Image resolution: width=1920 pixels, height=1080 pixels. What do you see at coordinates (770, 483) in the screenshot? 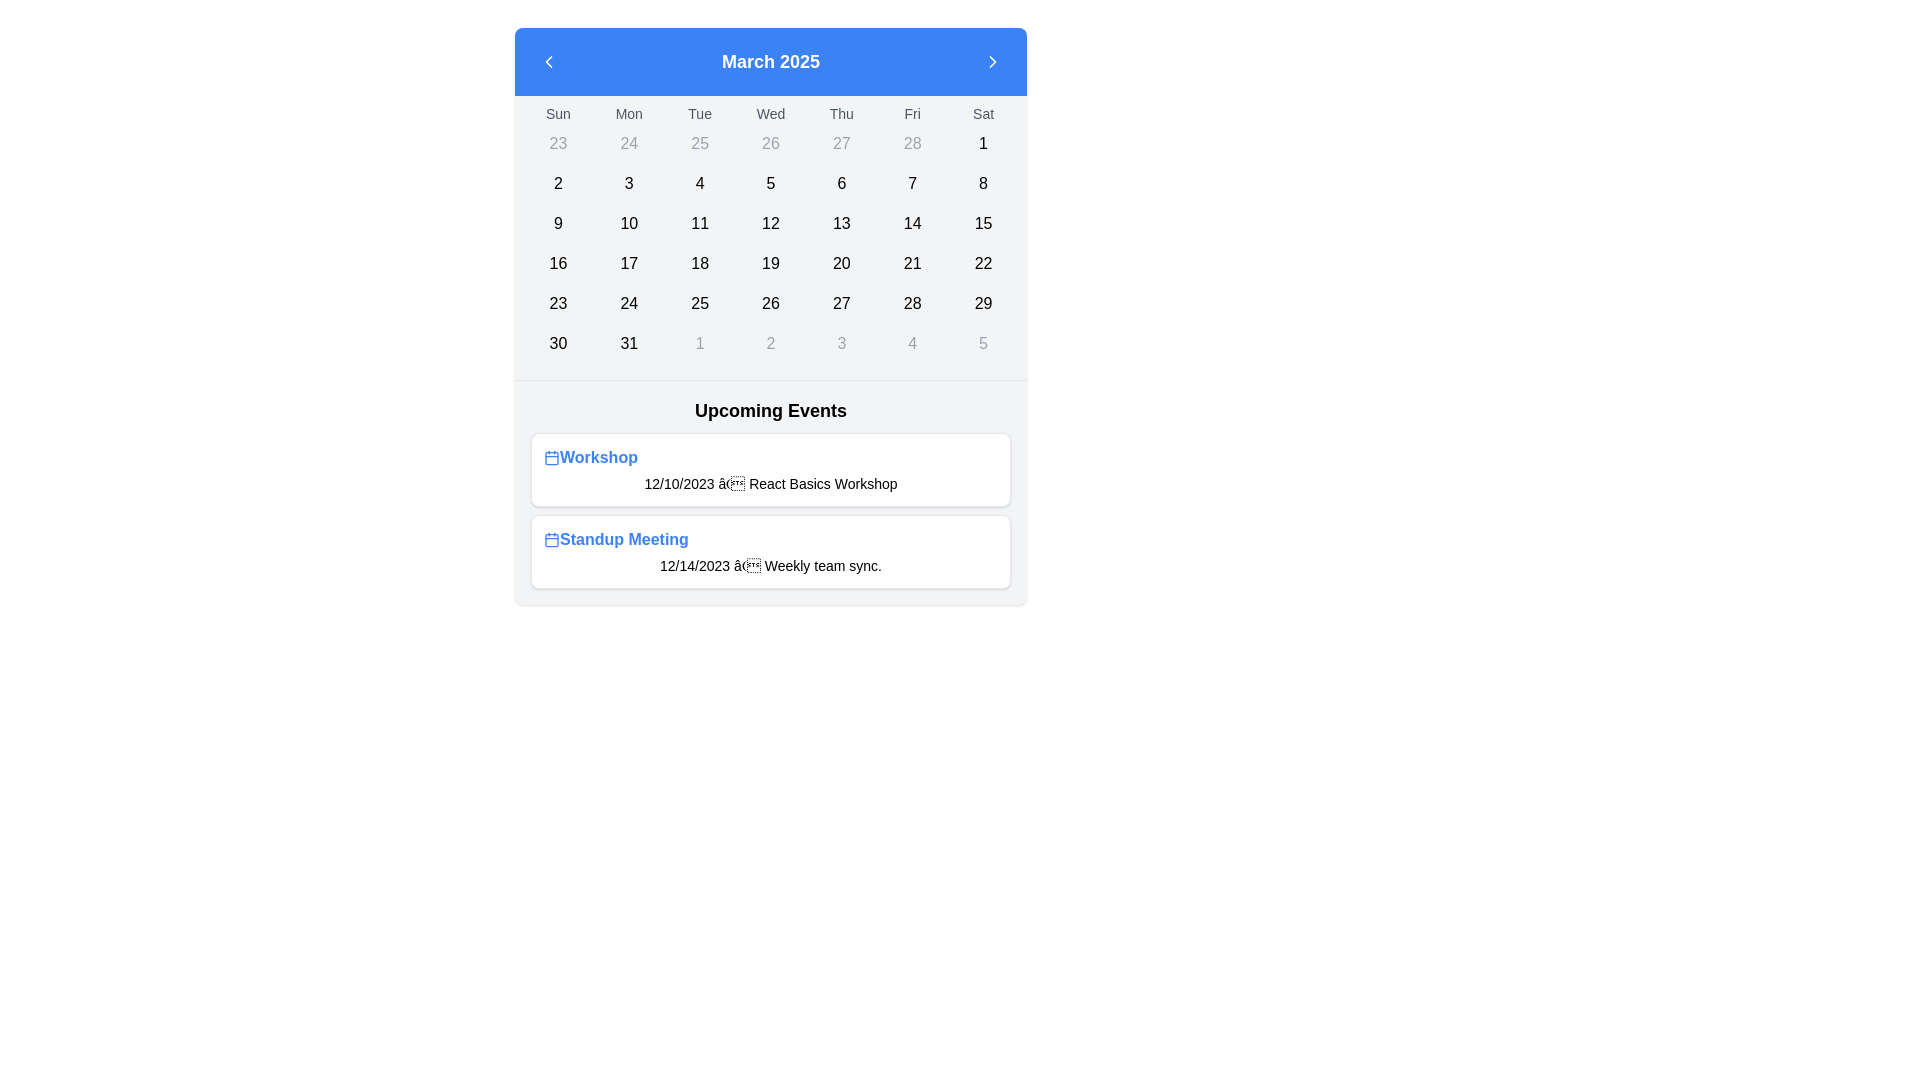
I see `the text element displaying '12/10/2023 – React Basics Workshop', which is located beneath the bold title 'Workshop' in the 'Upcoming Events' section` at bounding box center [770, 483].